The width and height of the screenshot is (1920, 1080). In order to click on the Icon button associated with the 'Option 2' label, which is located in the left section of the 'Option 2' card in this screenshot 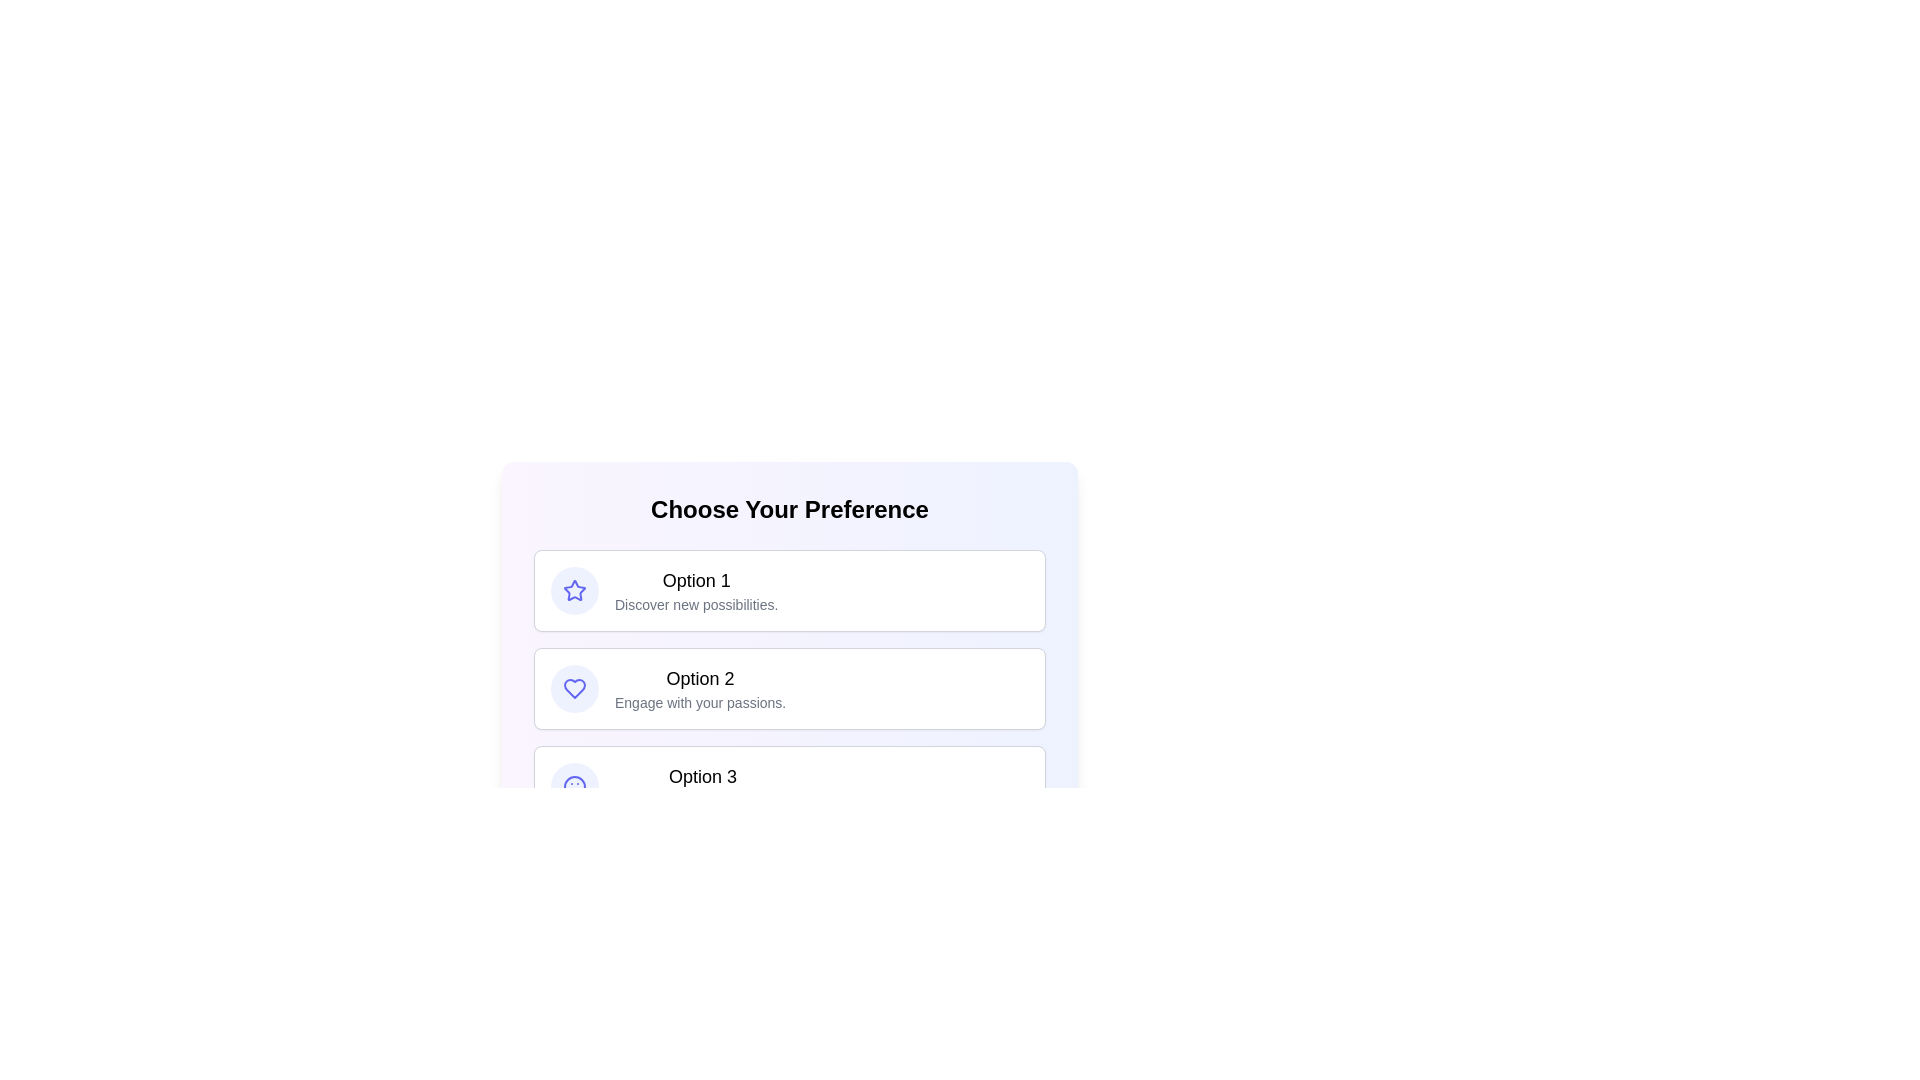, I will do `click(574, 688)`.